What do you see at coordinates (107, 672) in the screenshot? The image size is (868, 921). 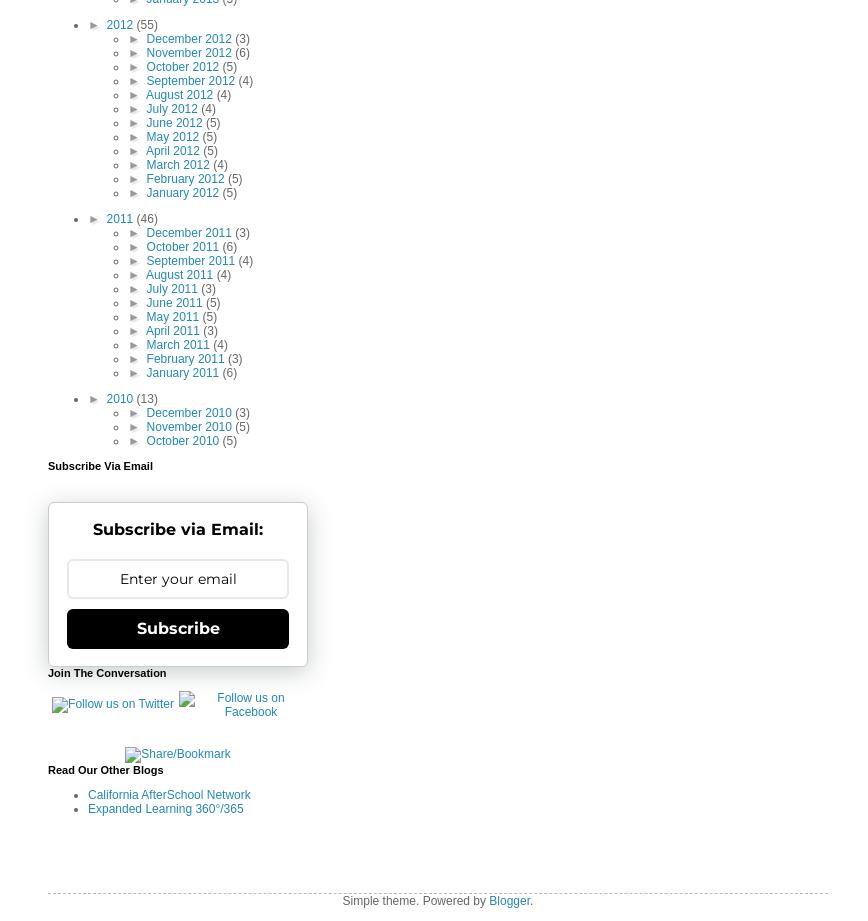 I see `'Join The Conversation'` at bounding box center [107, 672].